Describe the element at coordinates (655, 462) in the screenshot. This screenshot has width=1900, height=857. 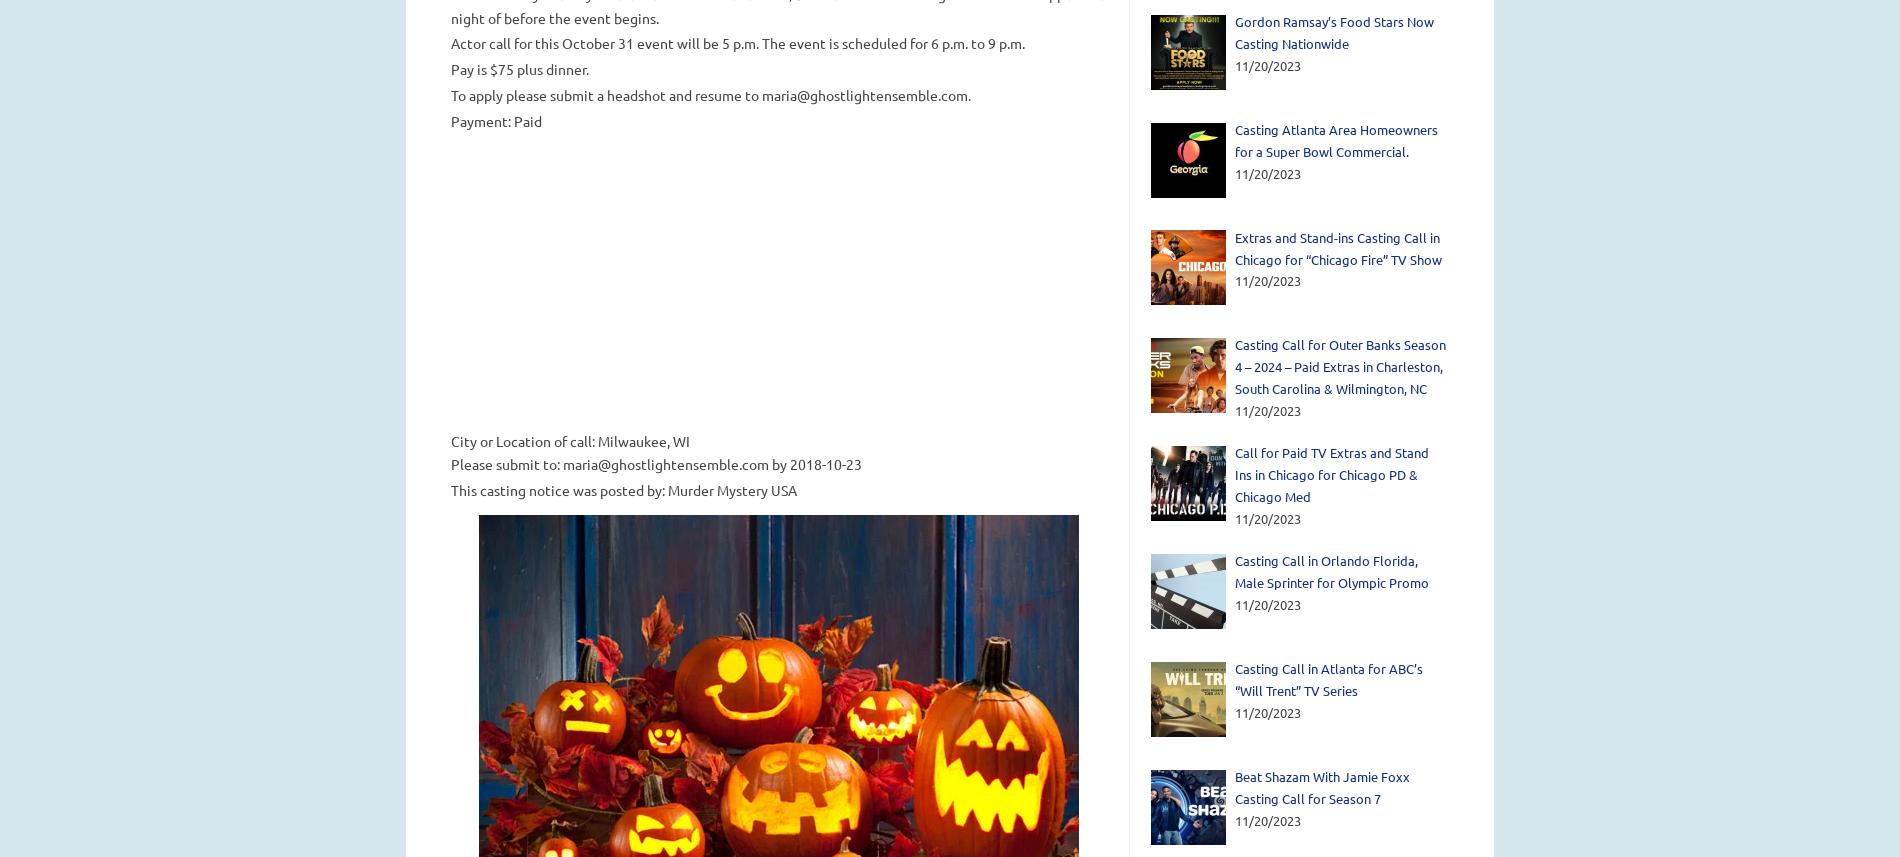
I see `'Please submit to: maria@ghostlightensemble.com by 2018-10-23'` at that location.